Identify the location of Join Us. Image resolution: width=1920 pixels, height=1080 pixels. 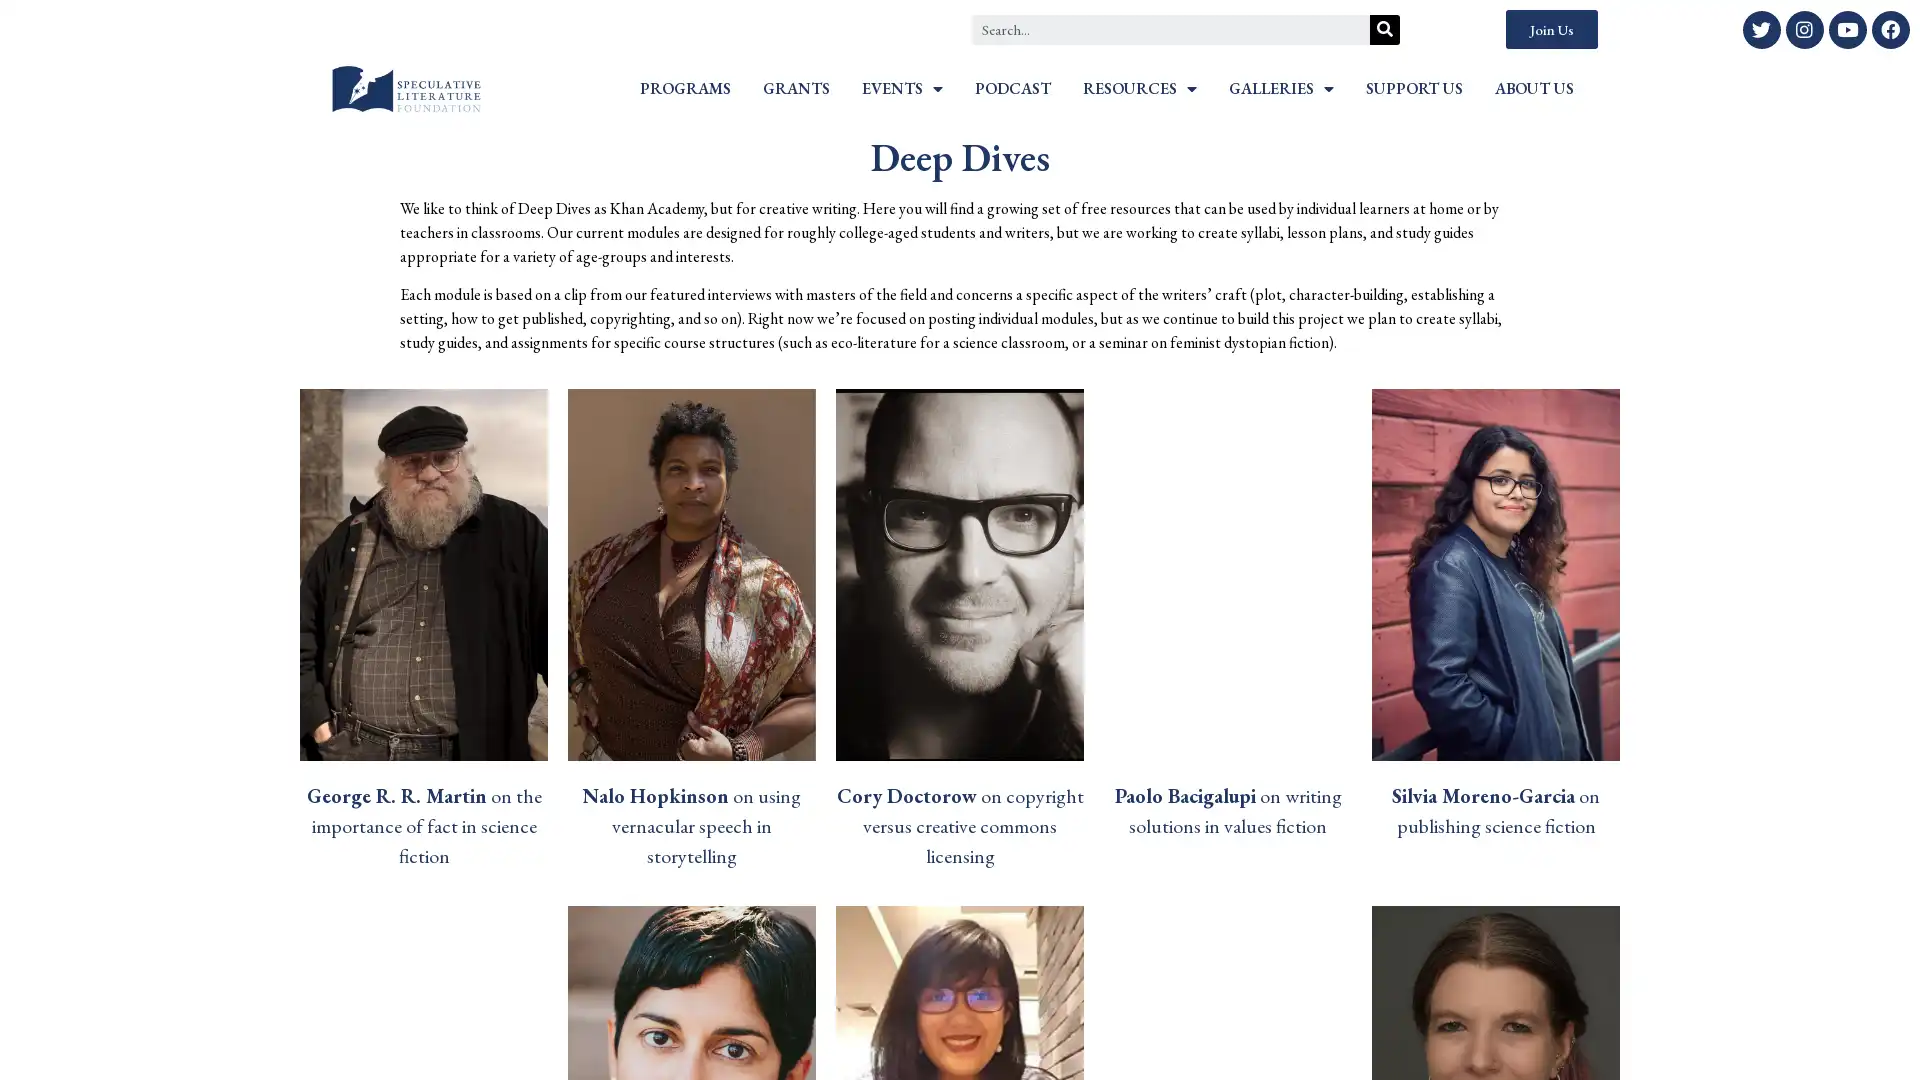
(1550, 29).